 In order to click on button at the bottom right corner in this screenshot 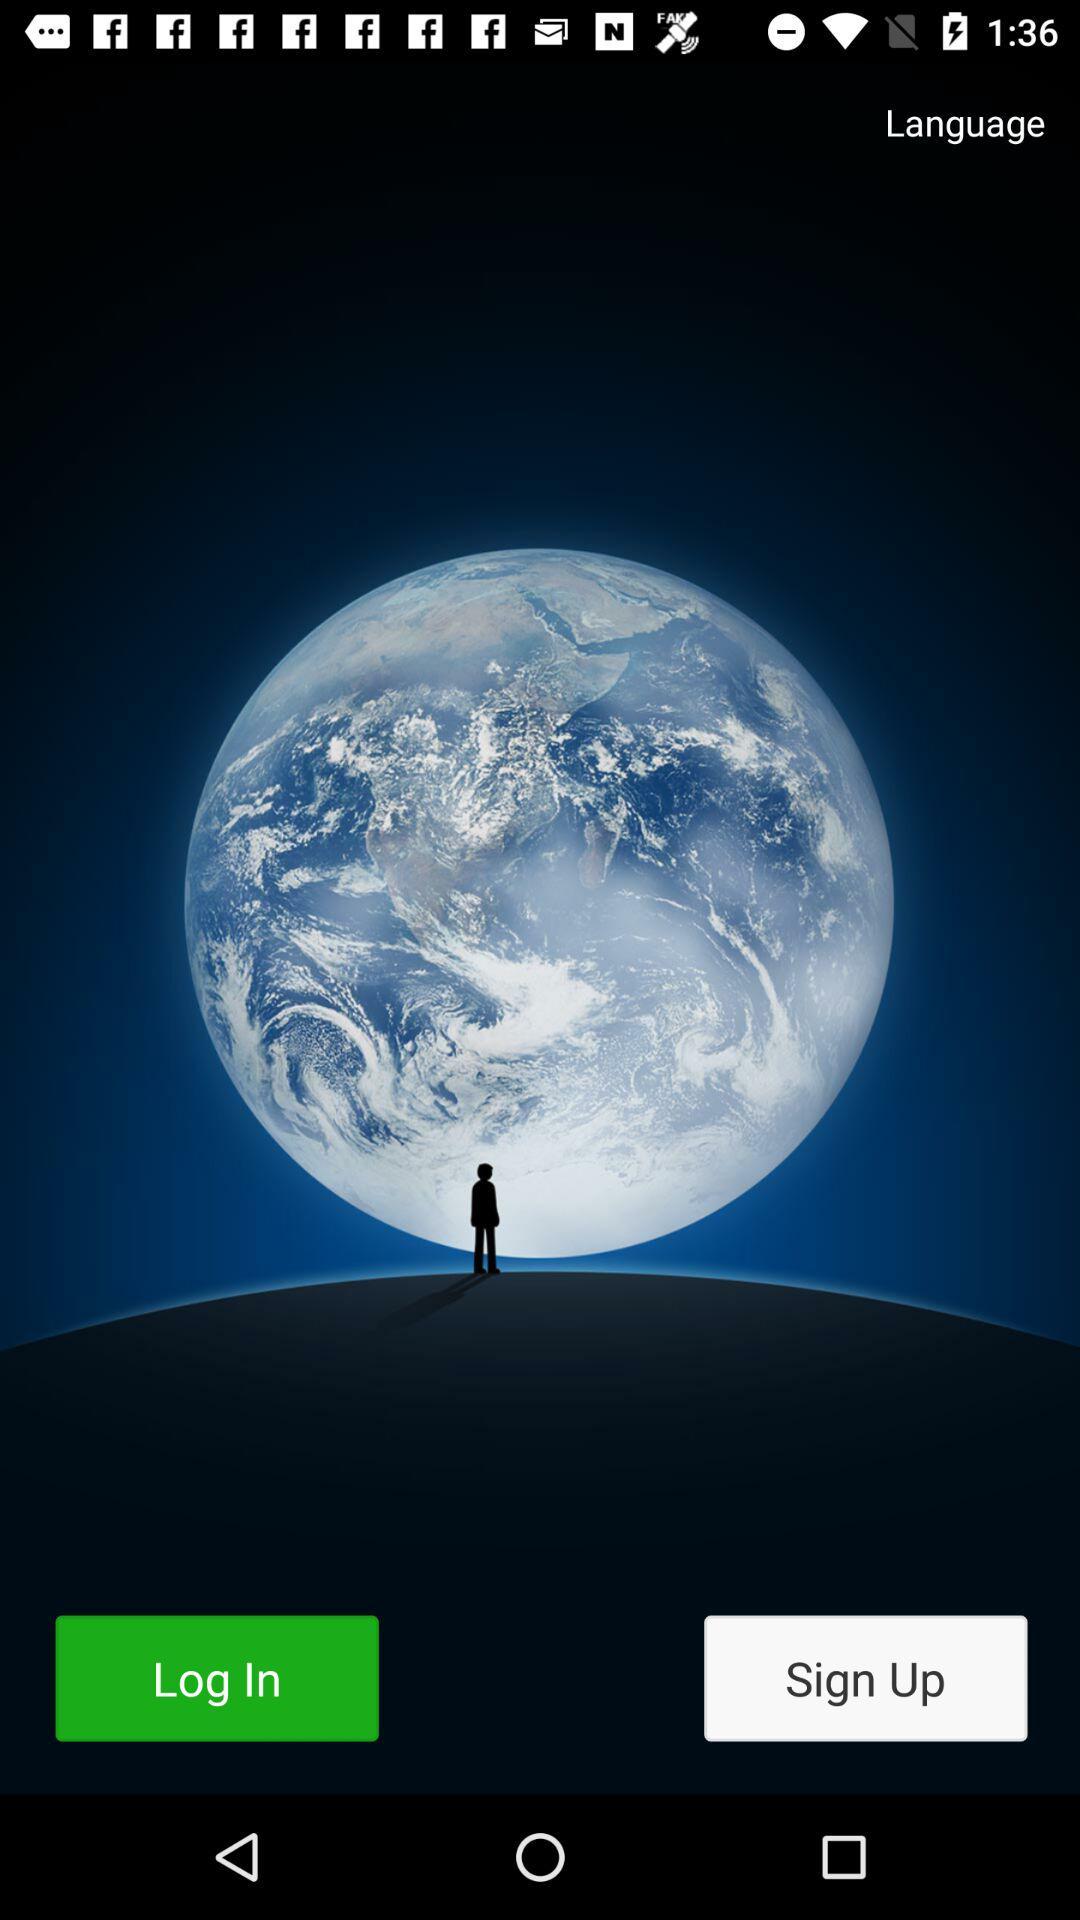, I will do `click(864, 1678)`.